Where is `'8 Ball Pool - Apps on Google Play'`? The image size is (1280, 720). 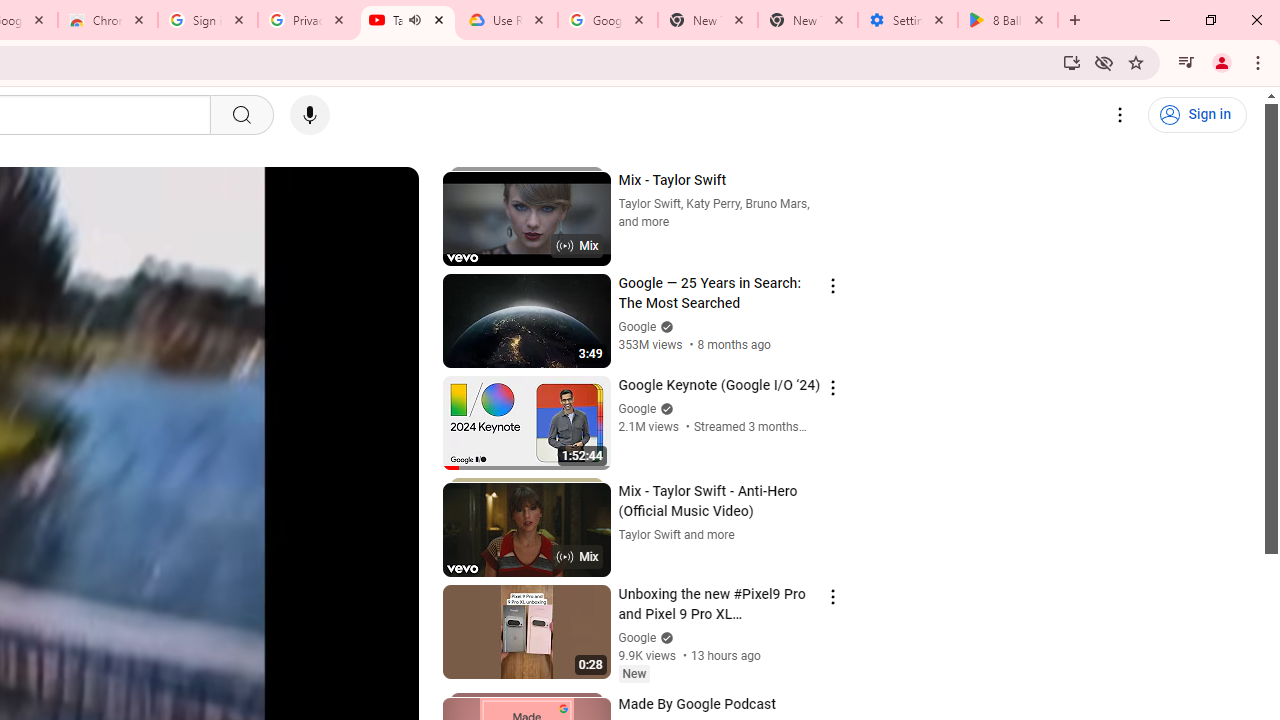 '8 Ball Pool - Apps on Google Play' is located at coordinates (1008, 20).